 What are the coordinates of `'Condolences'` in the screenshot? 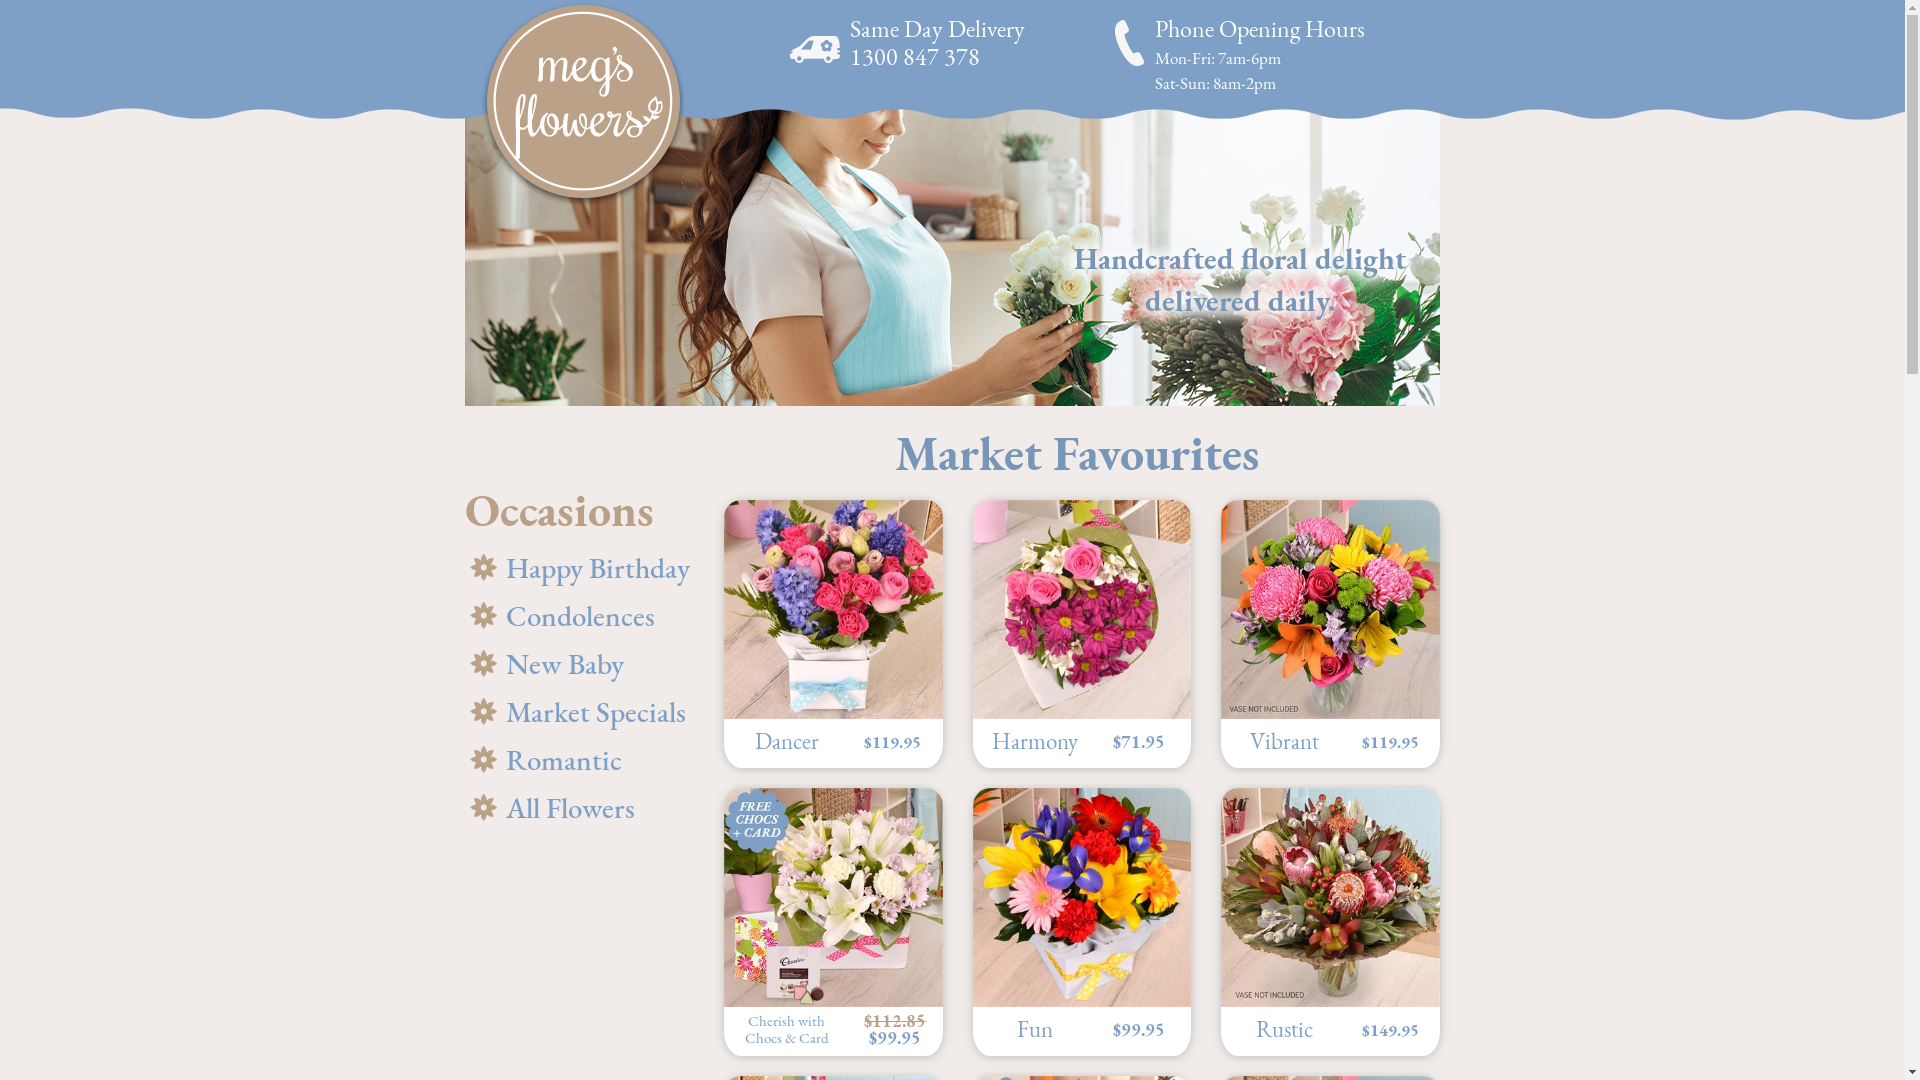 It's located at (578, 615).